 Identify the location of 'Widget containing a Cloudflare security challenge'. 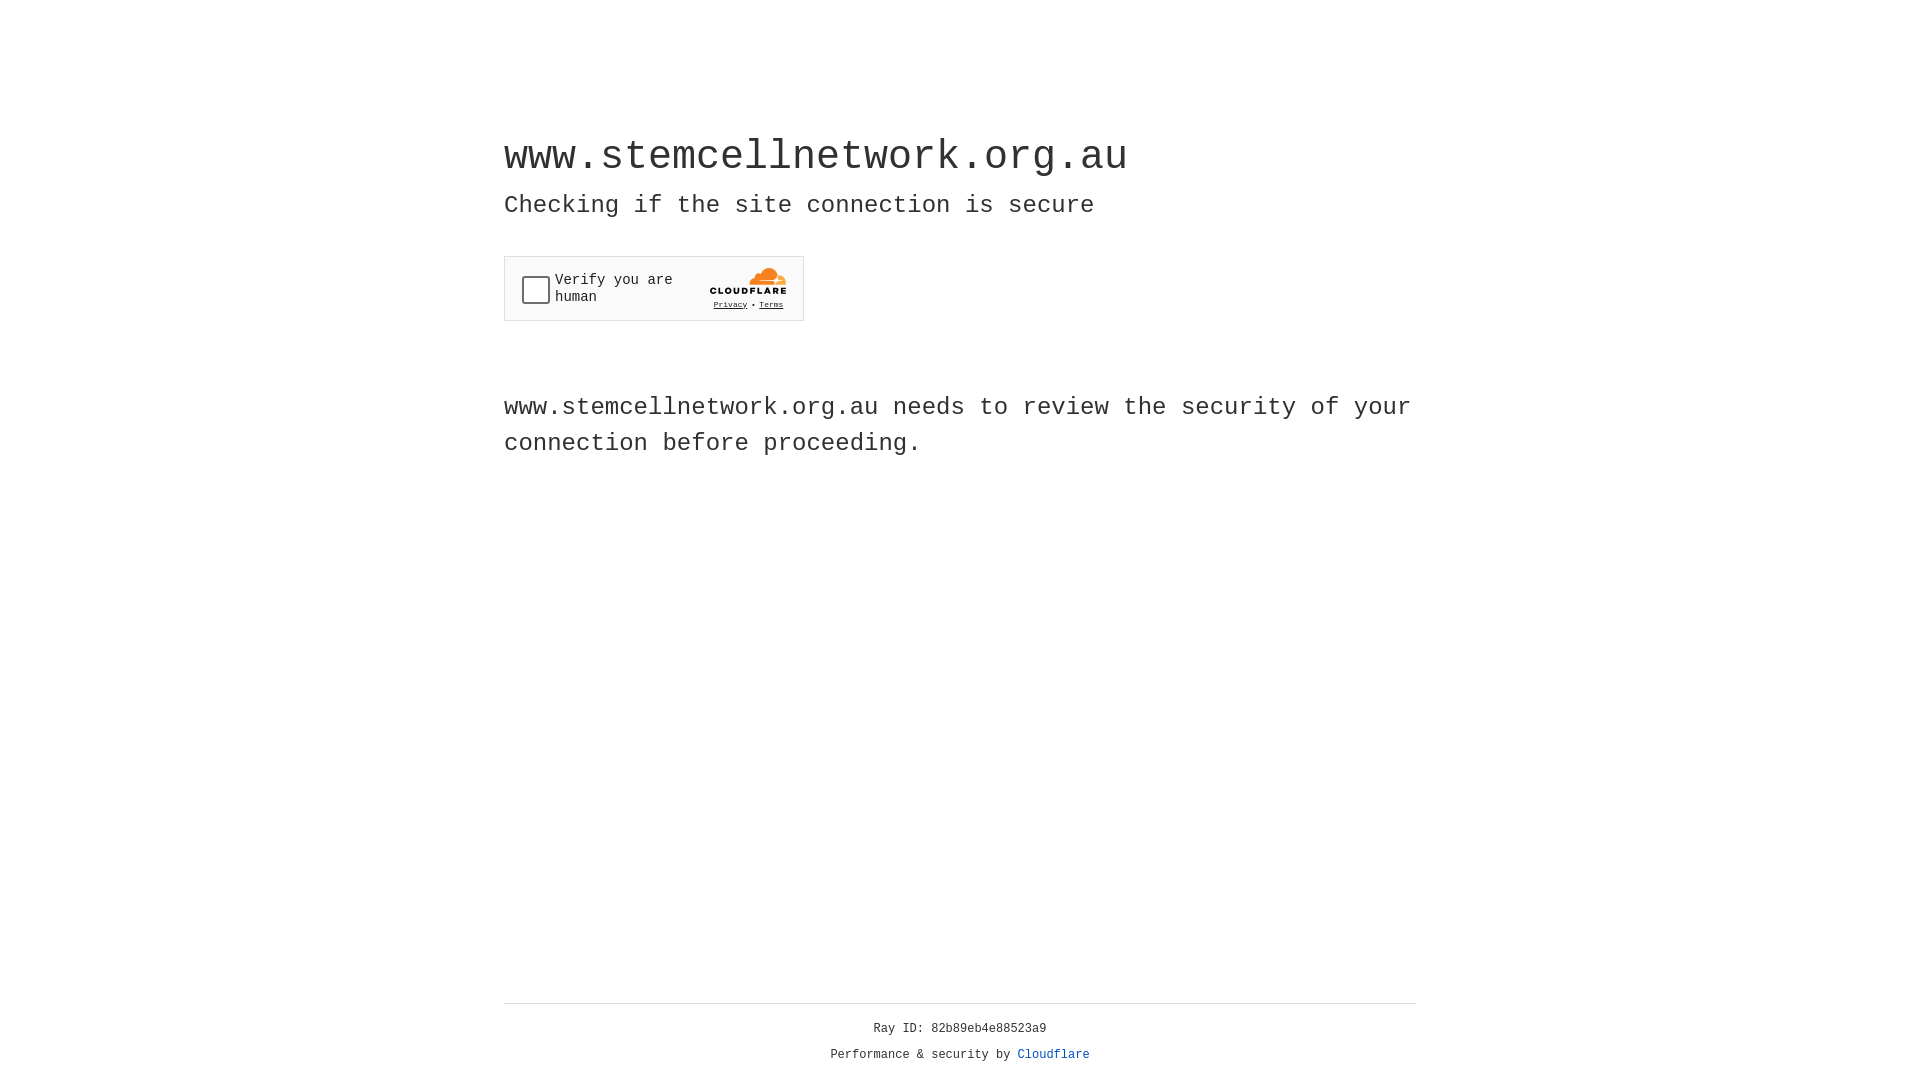
(653, 288).